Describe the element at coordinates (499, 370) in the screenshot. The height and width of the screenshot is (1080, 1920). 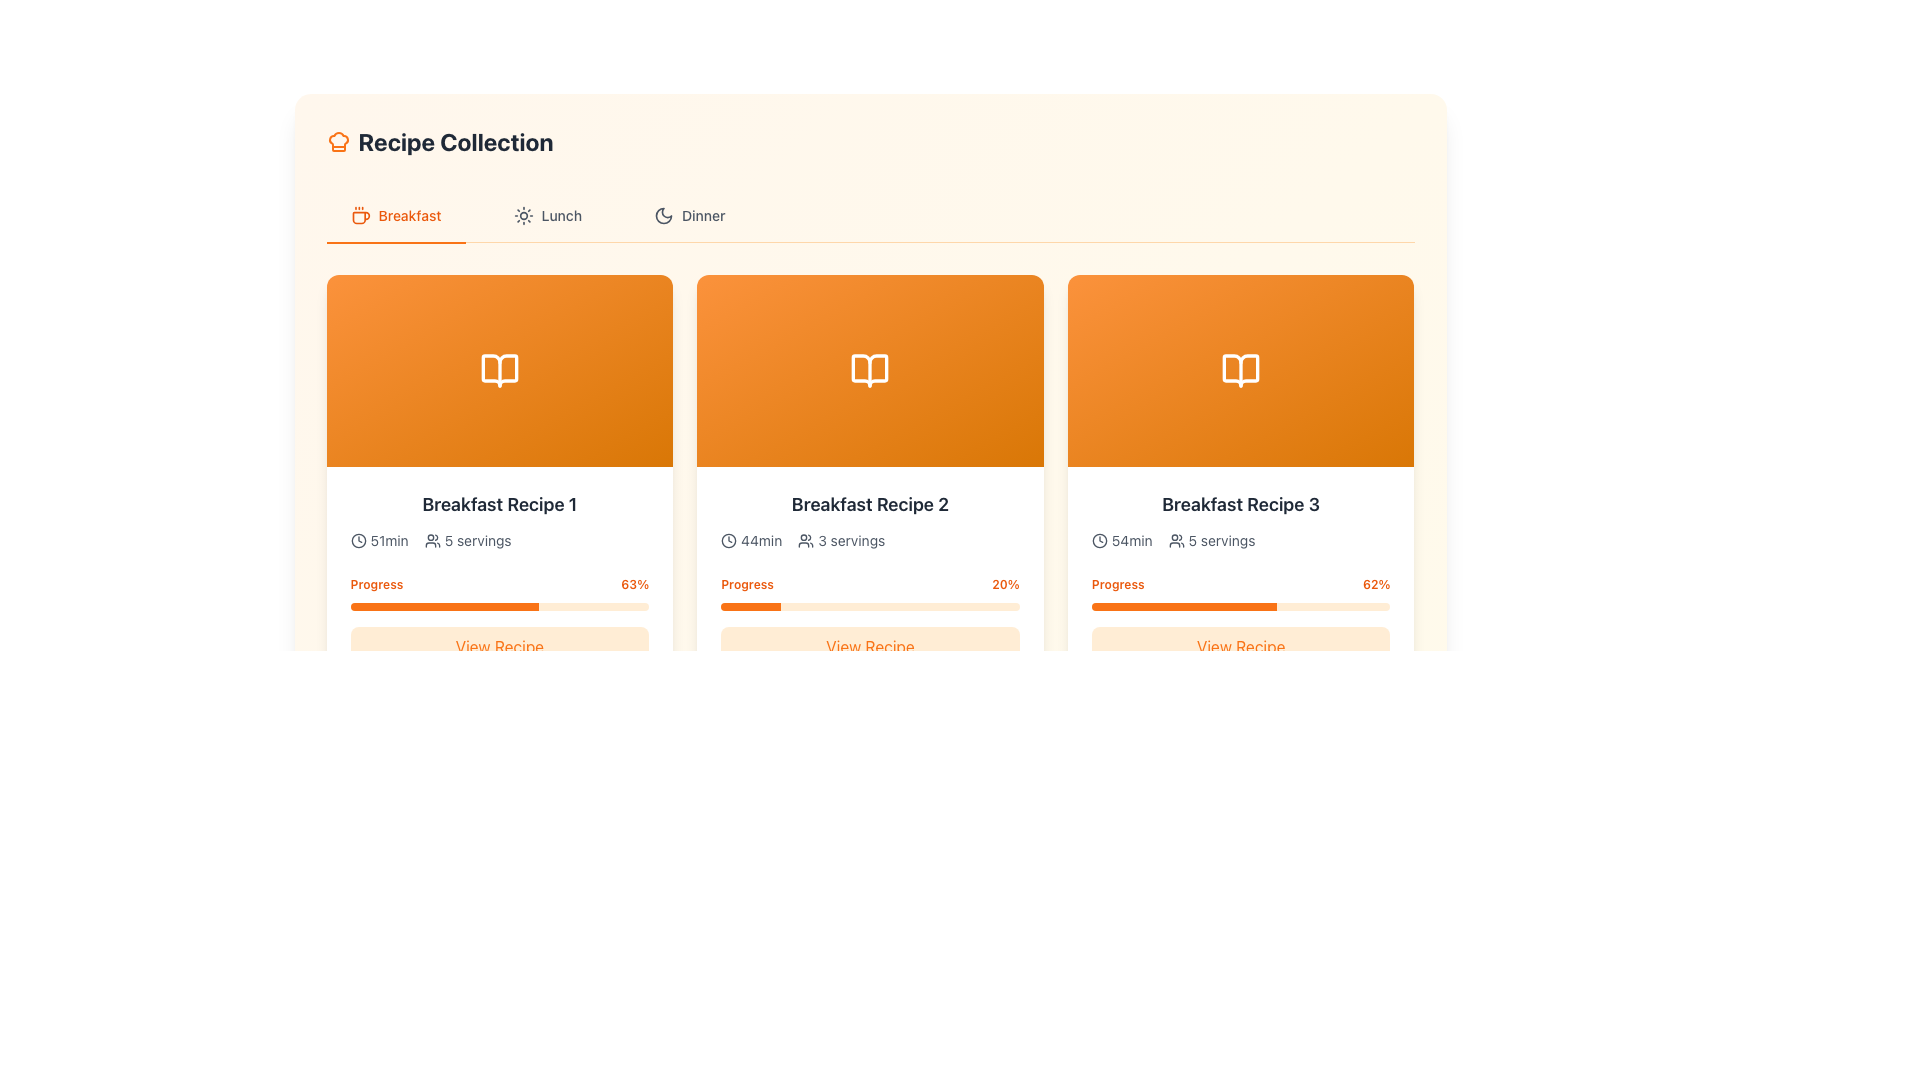
I see `the open book icon element` at that location.